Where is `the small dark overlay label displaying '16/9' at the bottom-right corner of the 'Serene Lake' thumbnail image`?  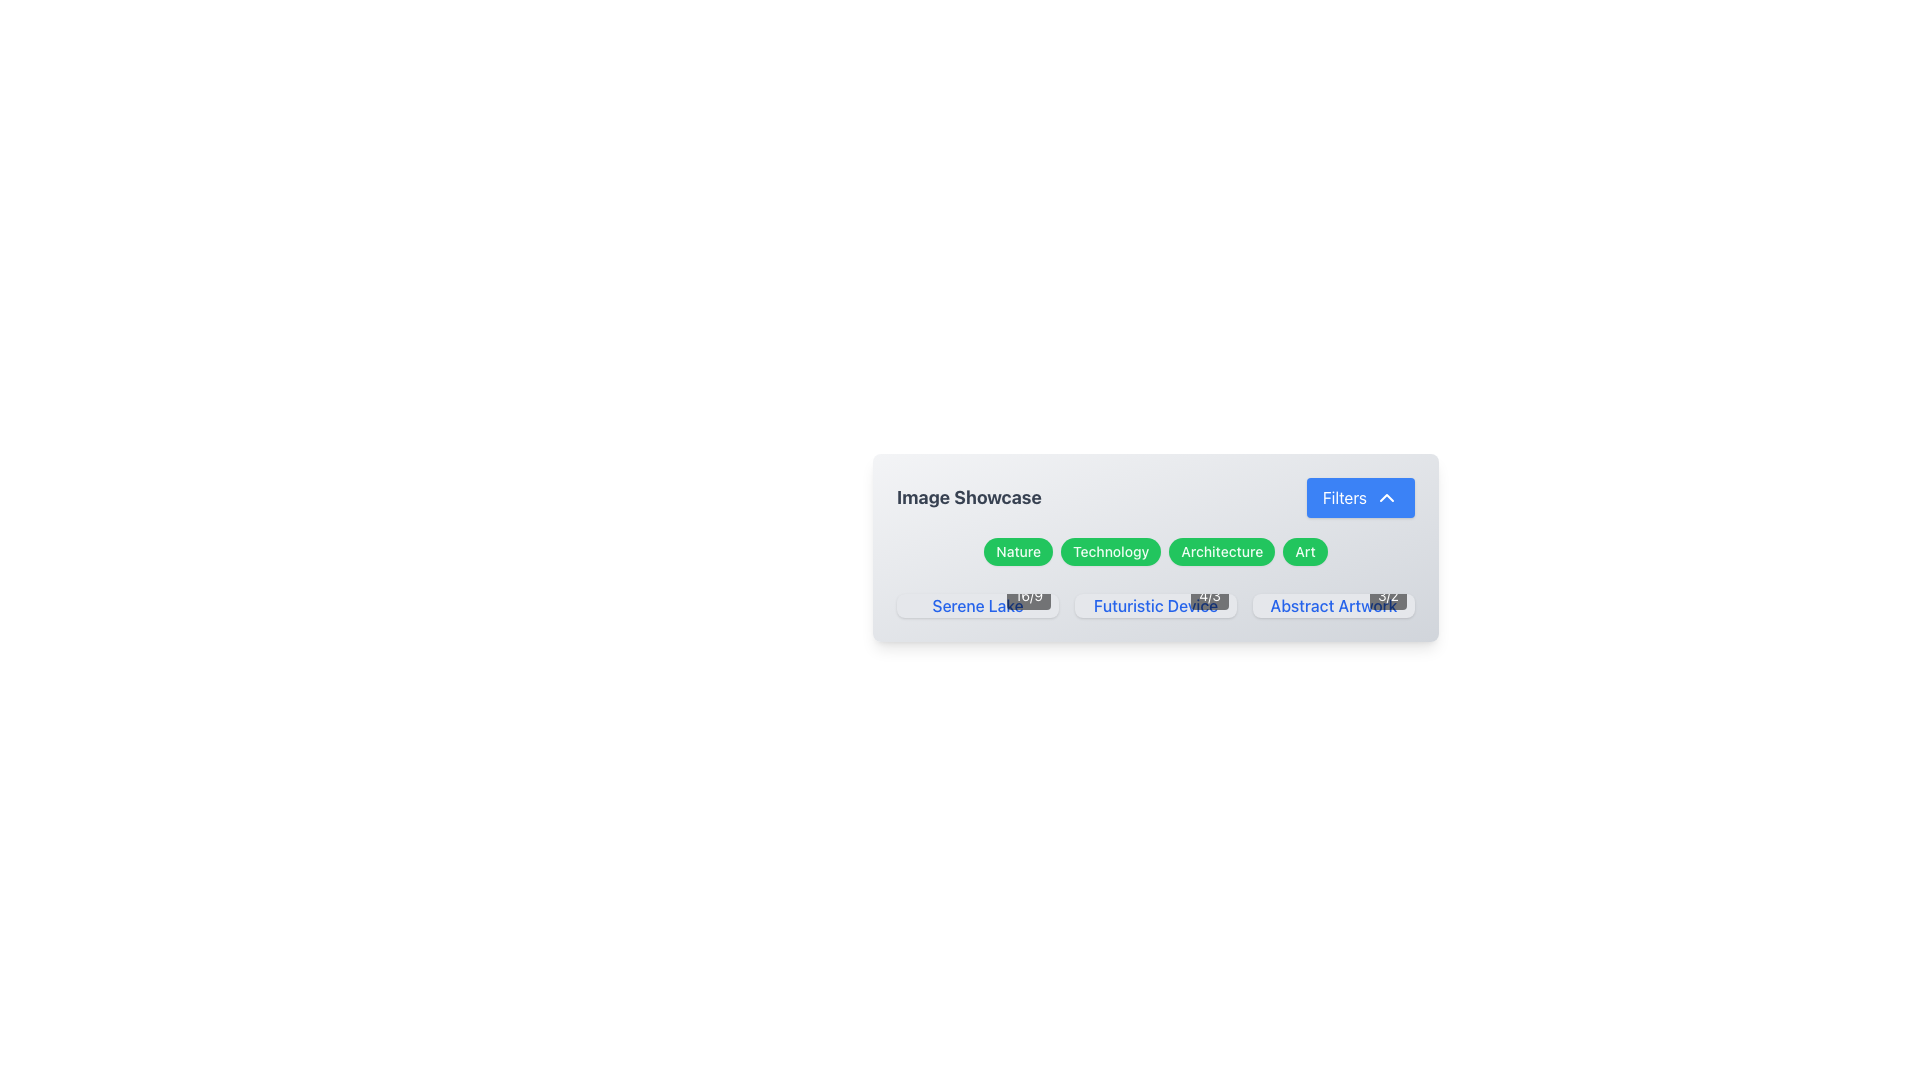 the small dark overlay label displaying '16/9' at the bottom-right corner of the 'Serene Lake' thumbnail image is located at coordinates (1028, 595).